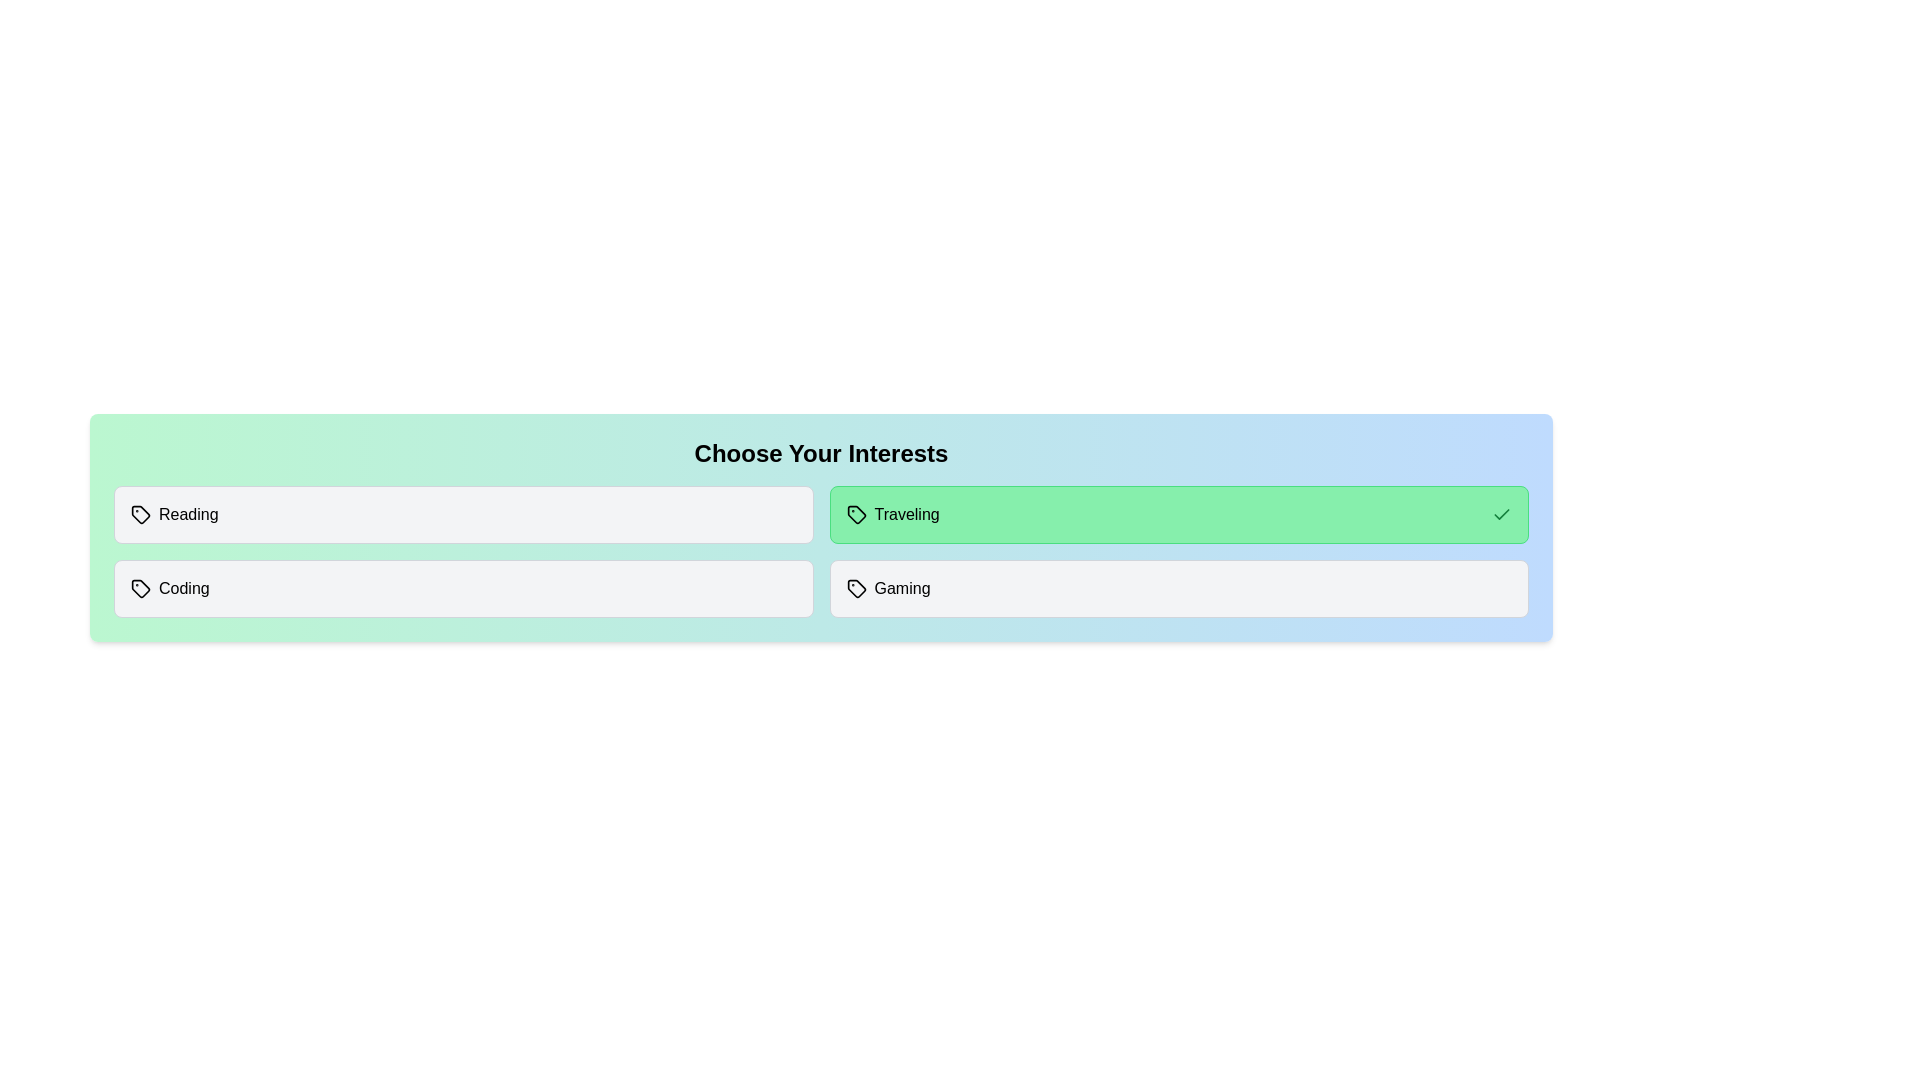 The height and width of the screenshot is (1080, 1920). What do you see at coordinates (1179, 514) in the screenshot?
I see `the interest button labeled Traveling` at bounding box center [1179, 514].